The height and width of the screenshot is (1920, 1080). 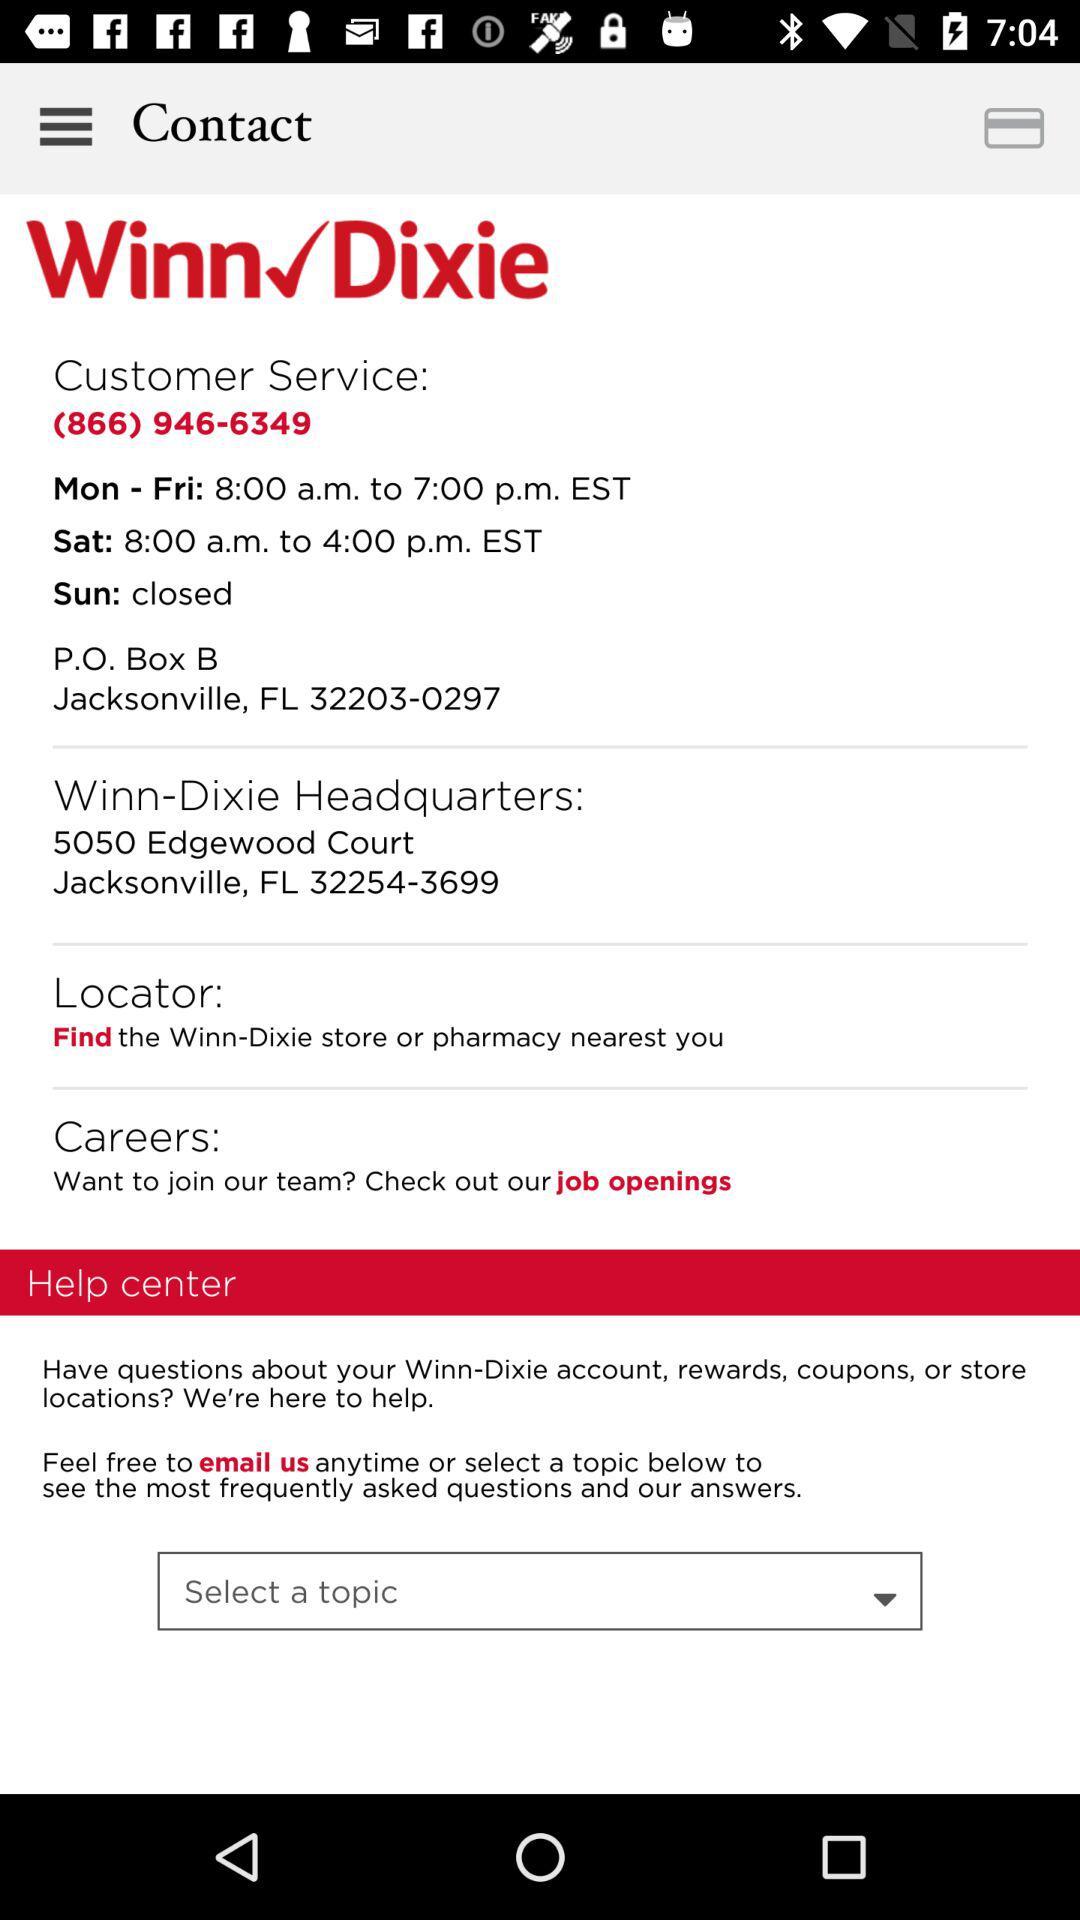 I want to click on the item next to the want to join item, so click(x=644, y=1180).